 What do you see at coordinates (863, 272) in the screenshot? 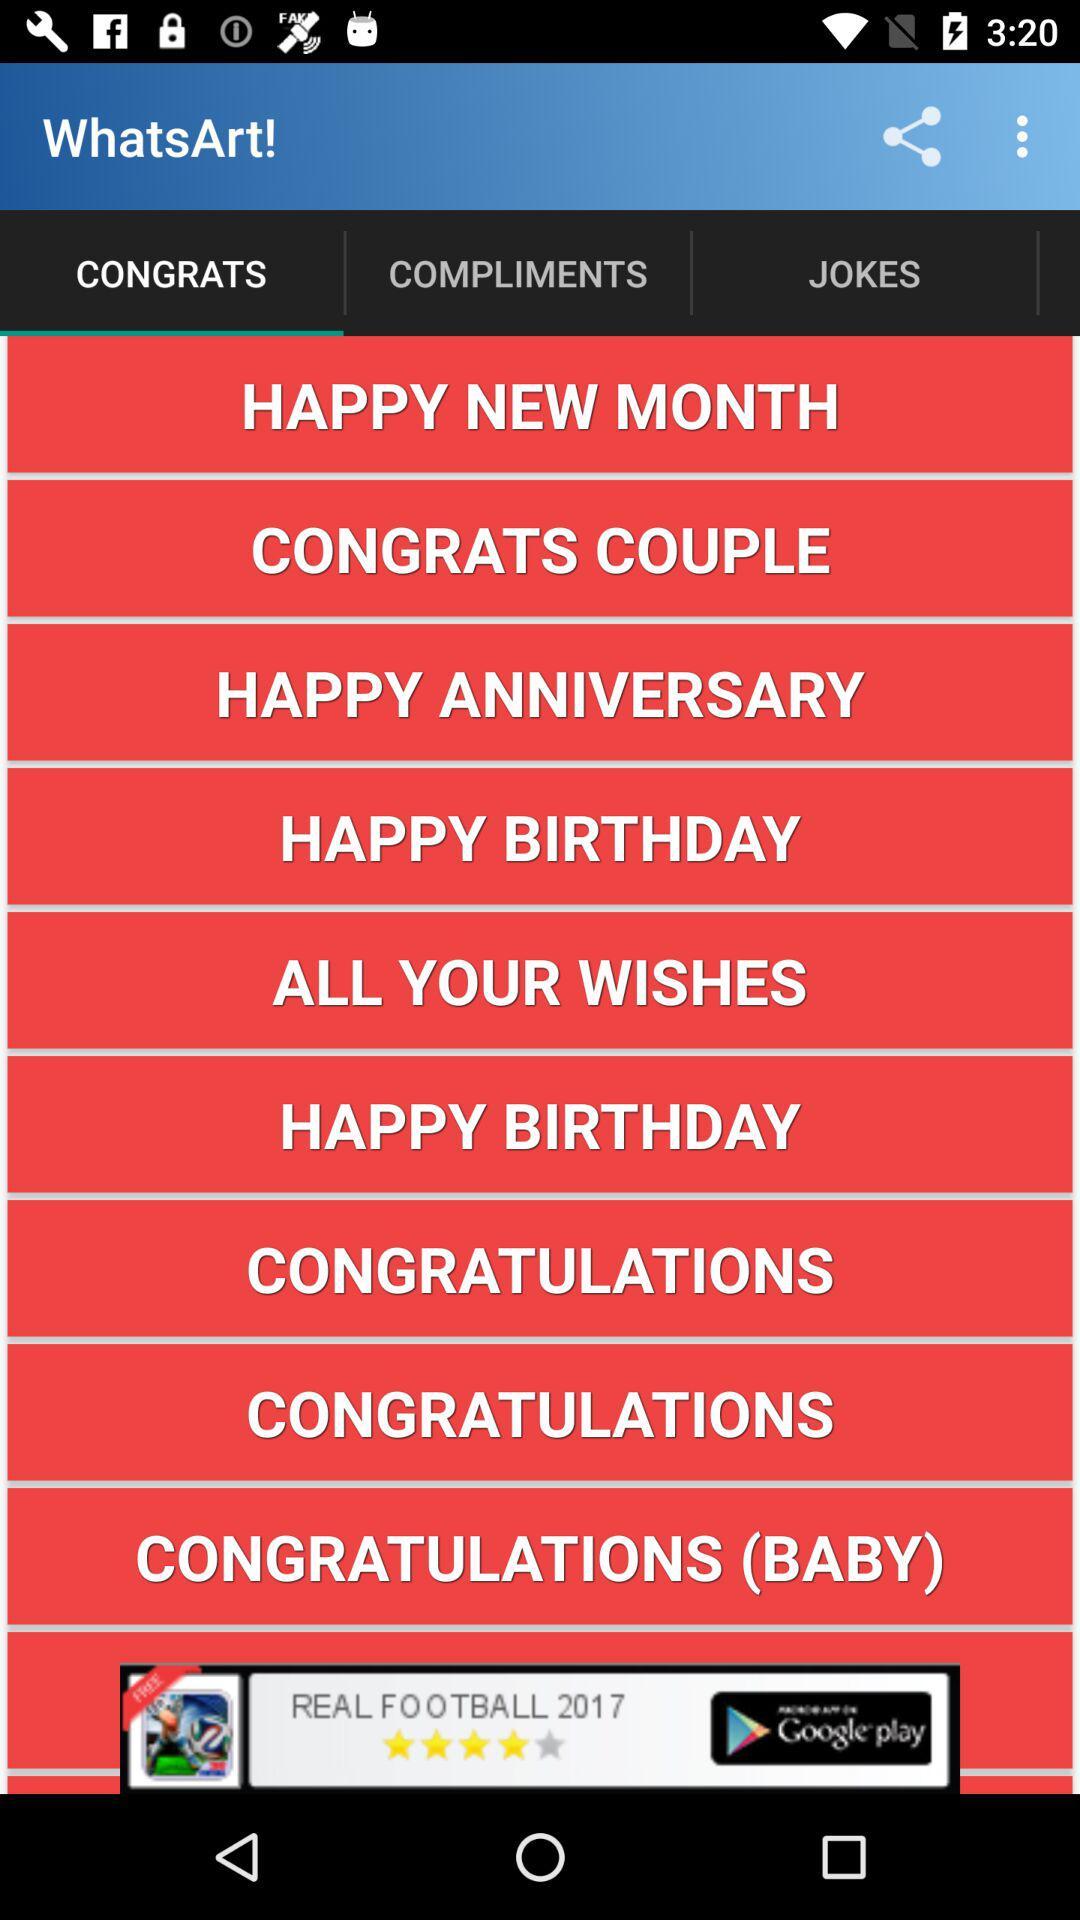
I see `the button which is next to the compliments` at bounding box center [863, 272].